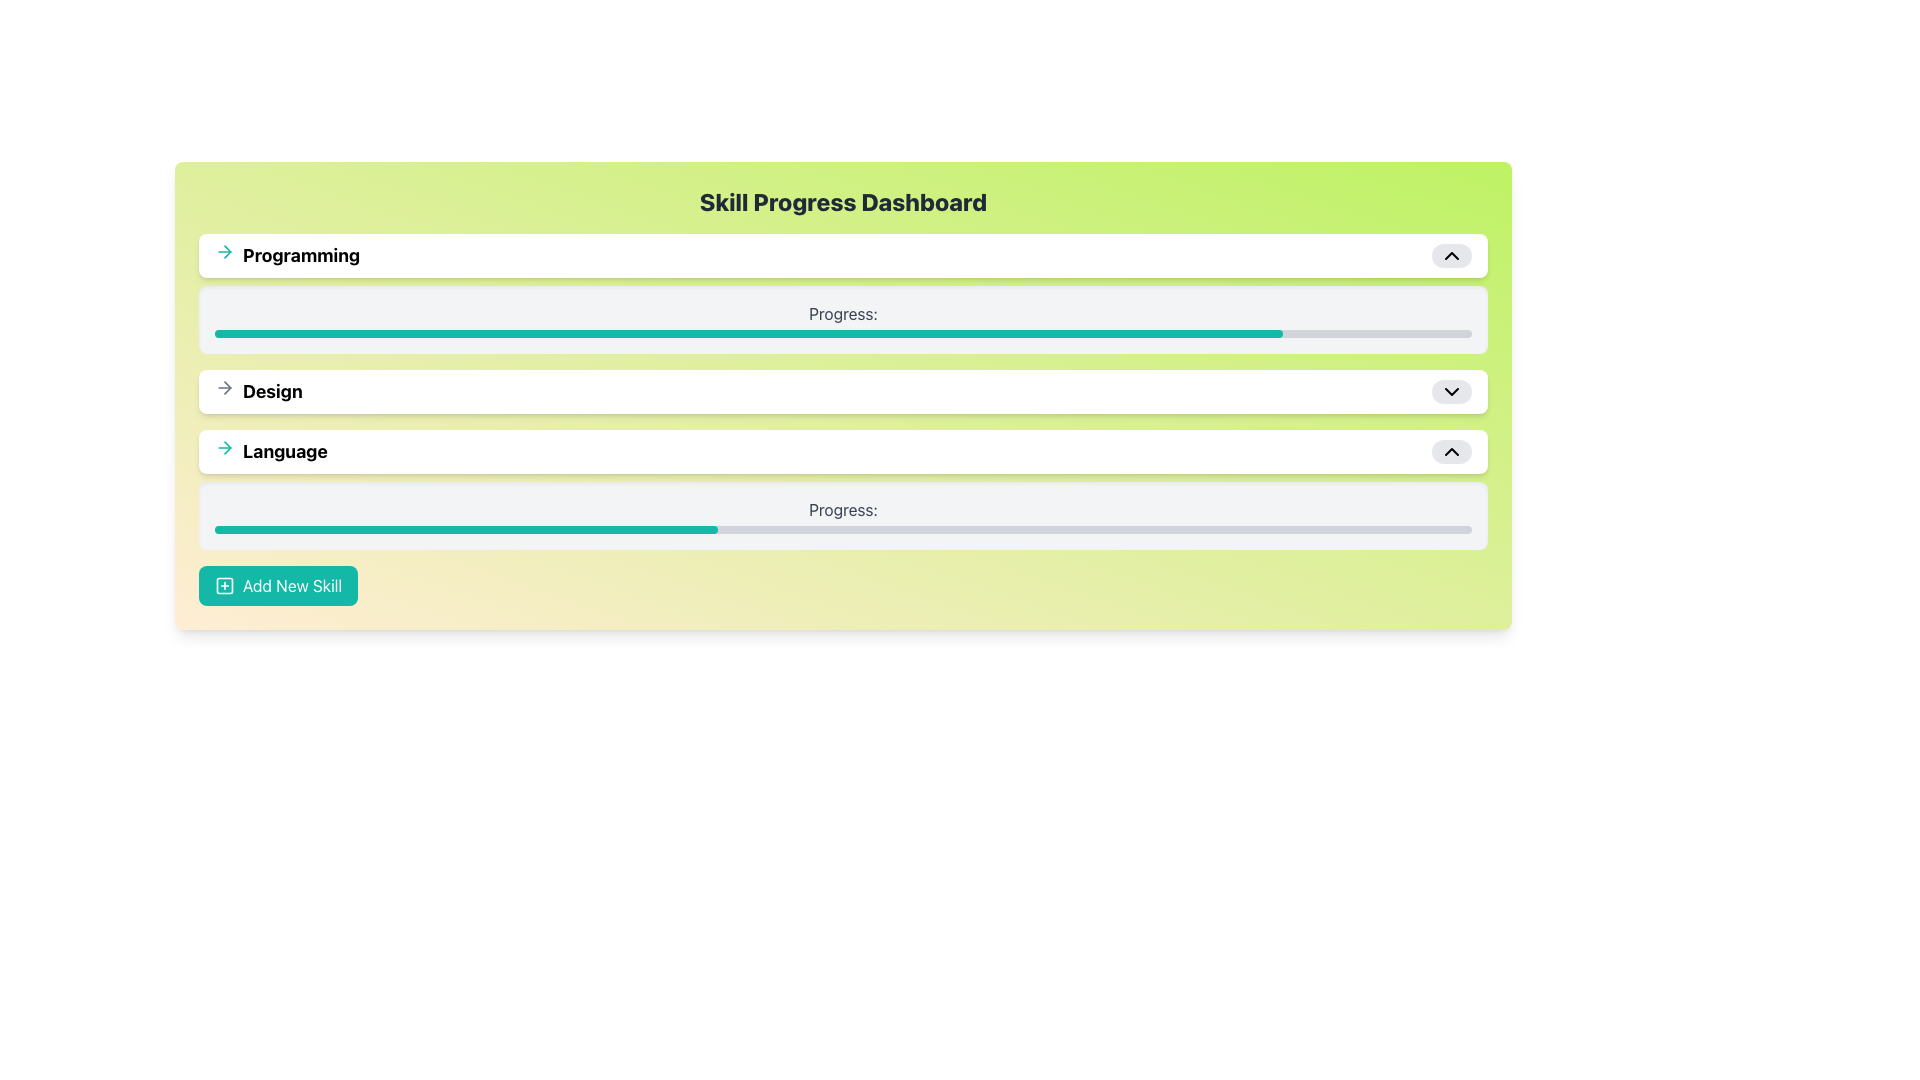 The image size is (1920, 1080). I want to click on the 'Add New Skill' button located at the bottom left corner of the 'Skill Progress Dashboard' section, so click(277, 585).